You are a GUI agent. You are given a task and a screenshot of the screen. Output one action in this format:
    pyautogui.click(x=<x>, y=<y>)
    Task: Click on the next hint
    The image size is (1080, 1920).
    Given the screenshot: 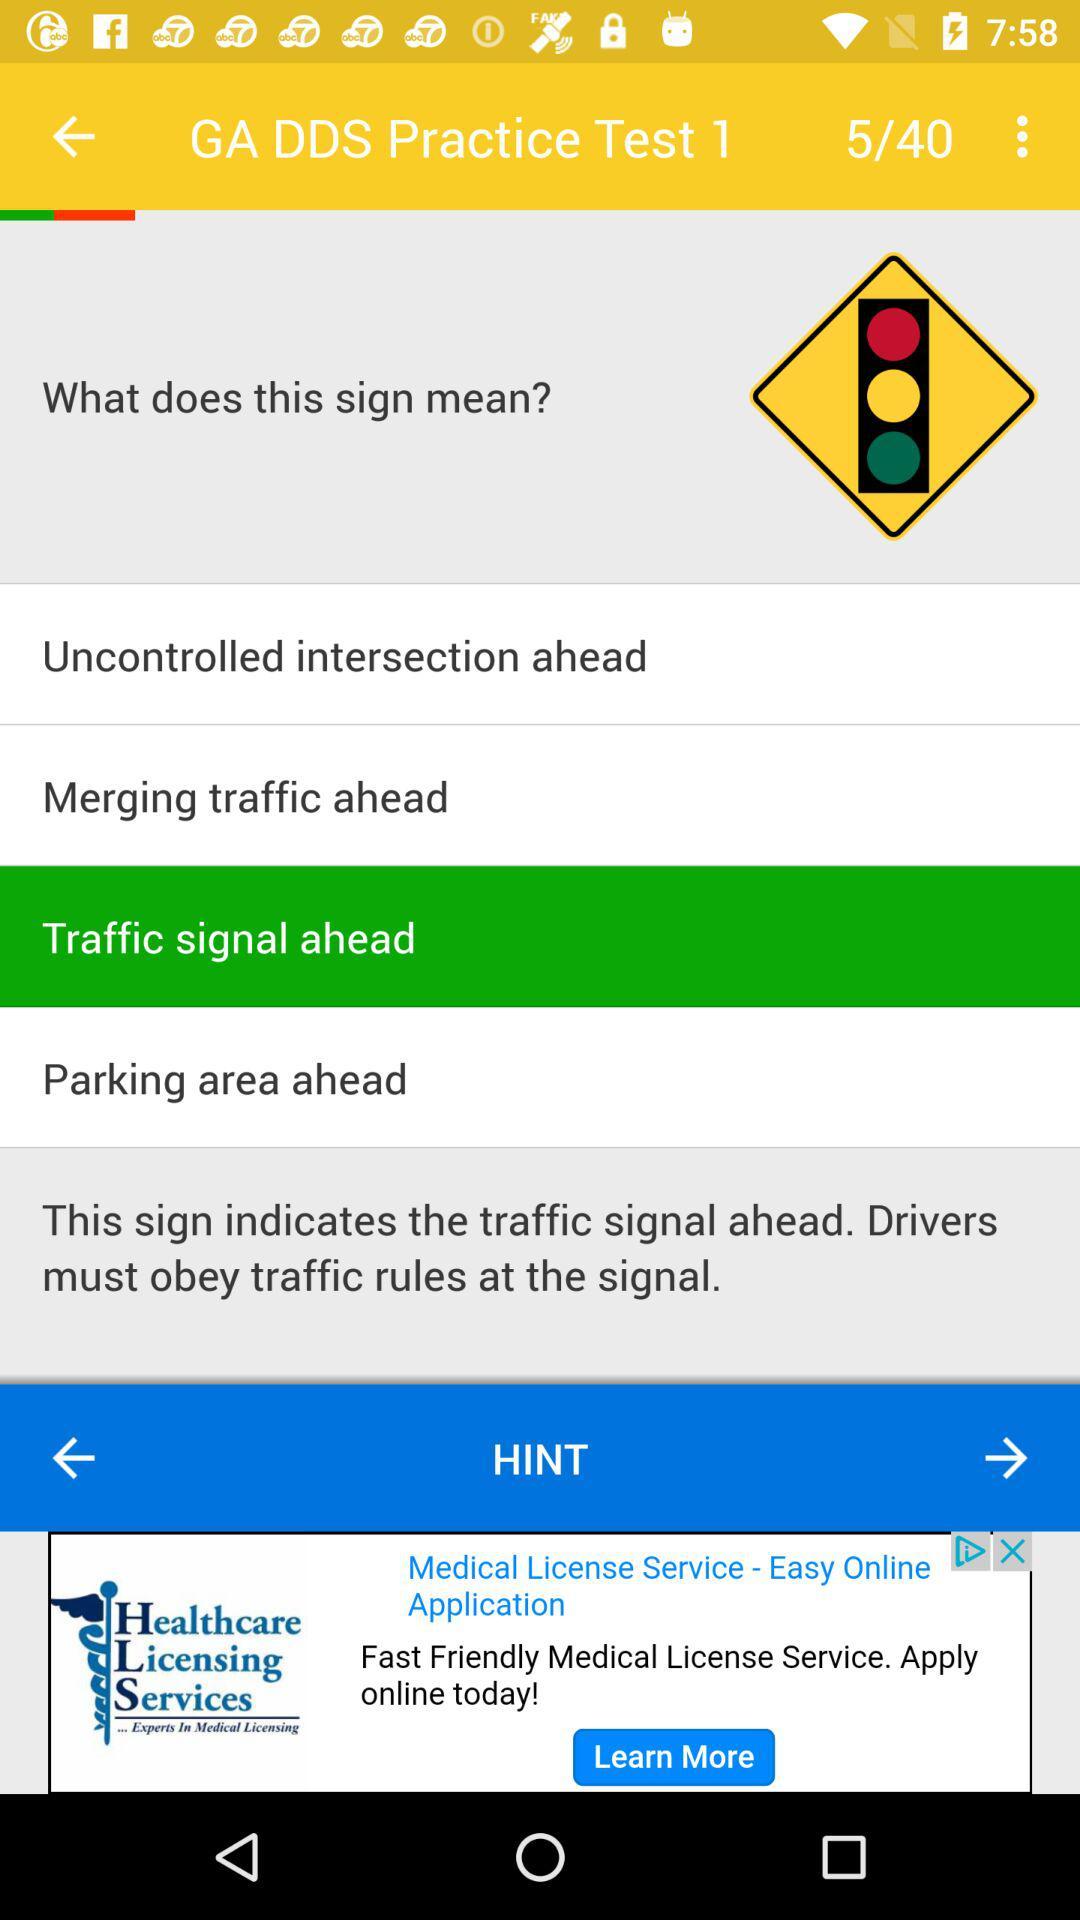 What is the action you would take?
    pyautogui.click(x=1006, y=1458)
    